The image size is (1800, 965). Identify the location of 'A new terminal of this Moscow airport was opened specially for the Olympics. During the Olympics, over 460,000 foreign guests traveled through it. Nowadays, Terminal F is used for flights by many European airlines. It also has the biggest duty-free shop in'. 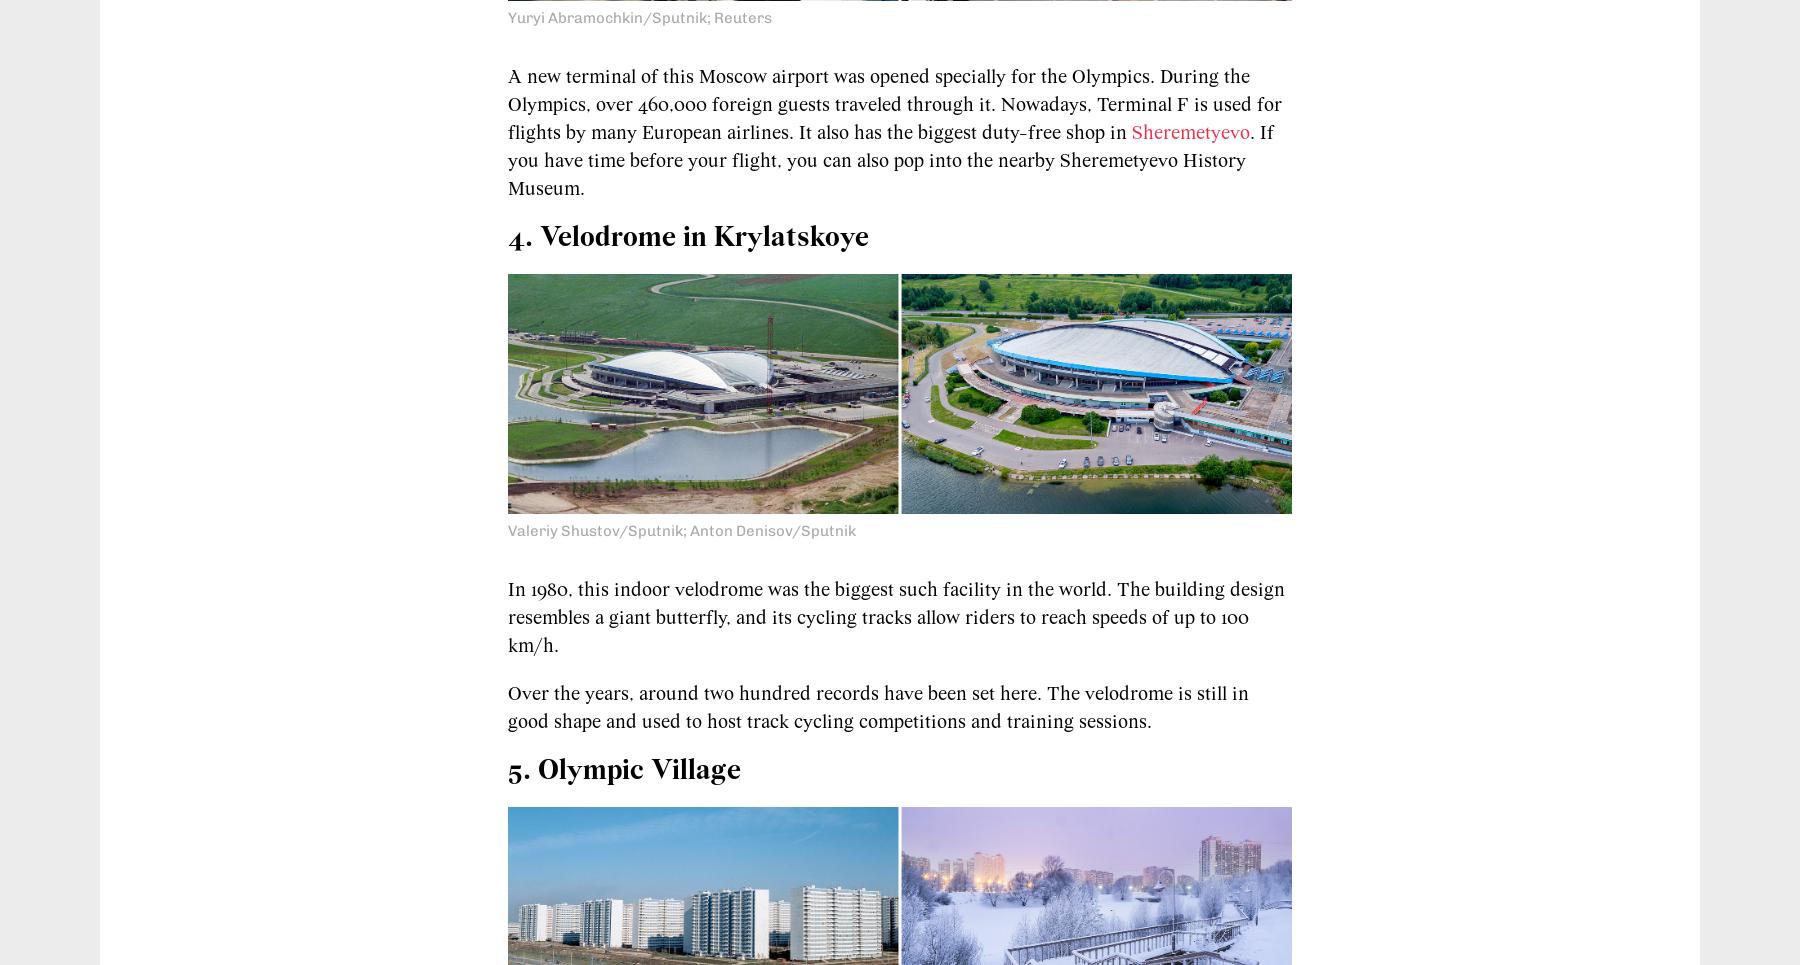
(894, 103).